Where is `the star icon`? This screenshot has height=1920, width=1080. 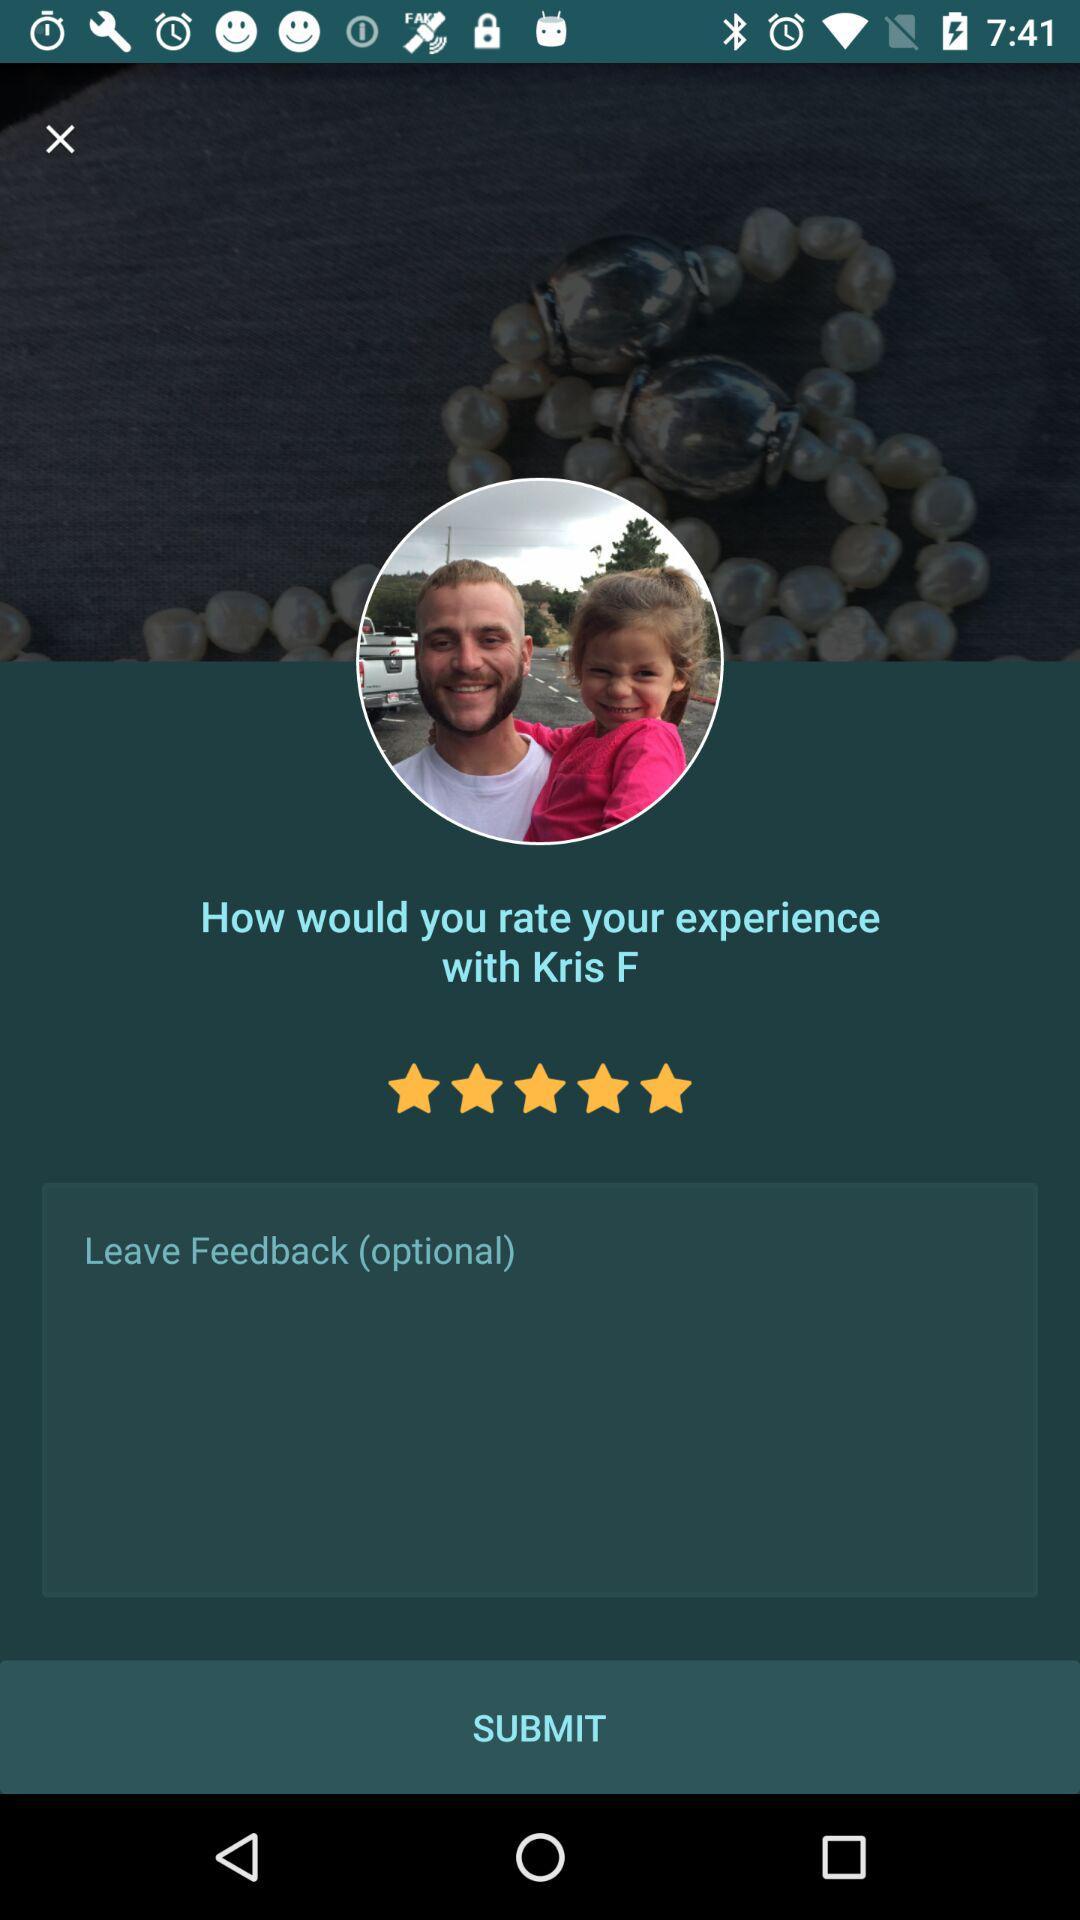 the star icon is located at coordinates (412, 1087).